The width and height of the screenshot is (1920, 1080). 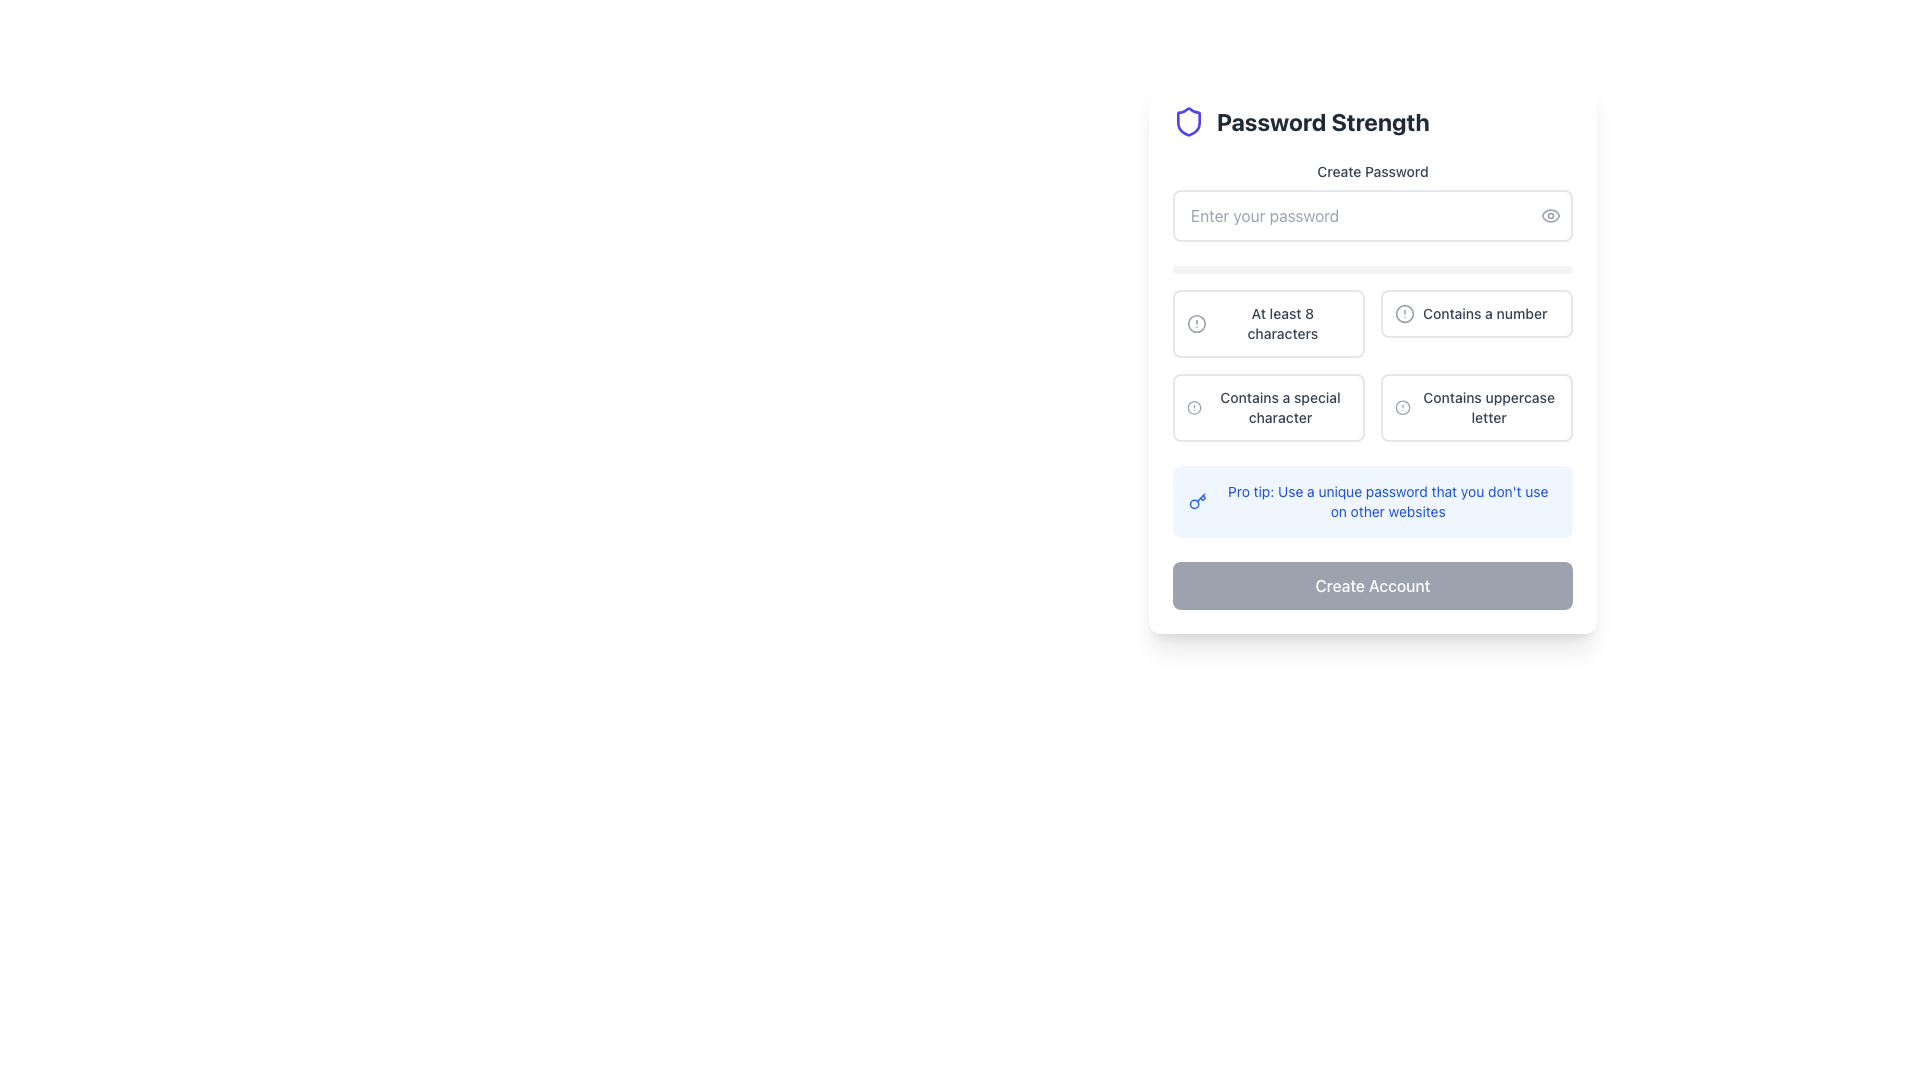 I want to click on the informational box indicating that the password must contain at least one numeric character, positioned in the second column of the first row of the validation criteria grid, so click(x=1477, y=313).